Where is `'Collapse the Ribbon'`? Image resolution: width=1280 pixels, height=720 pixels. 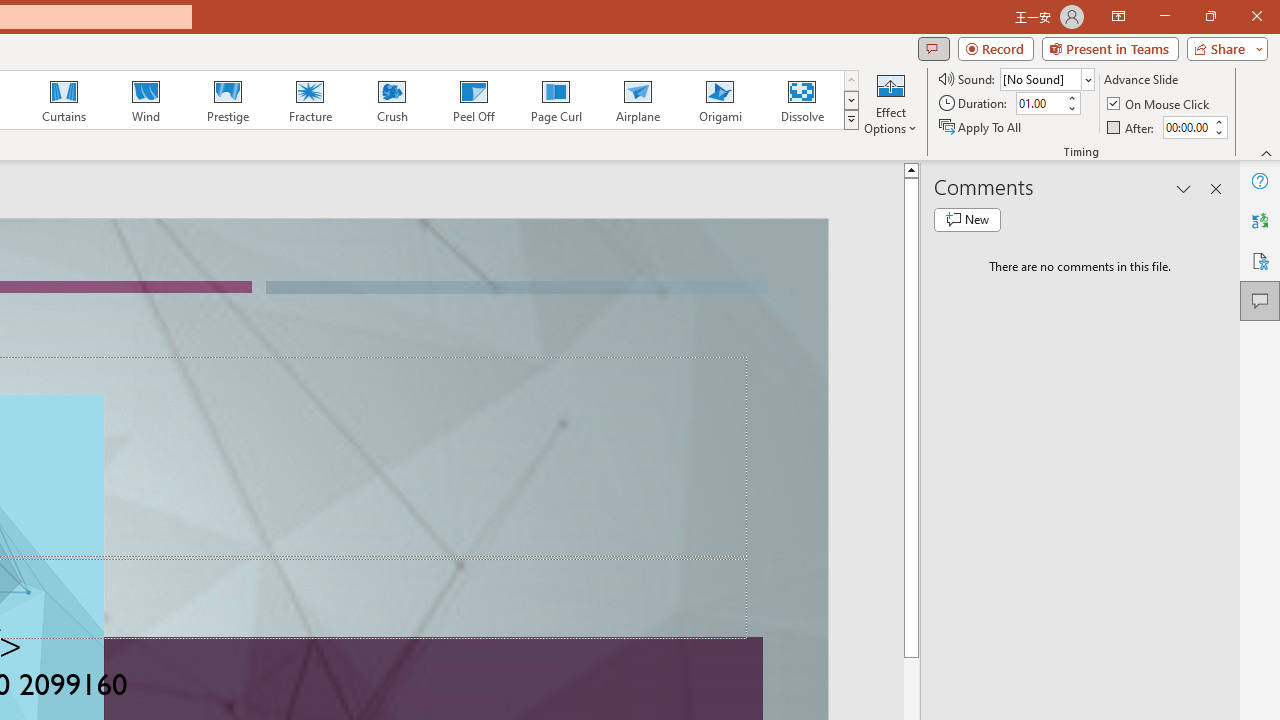 'Collapse the Ribbon' is located at coordinates (1266, 152).